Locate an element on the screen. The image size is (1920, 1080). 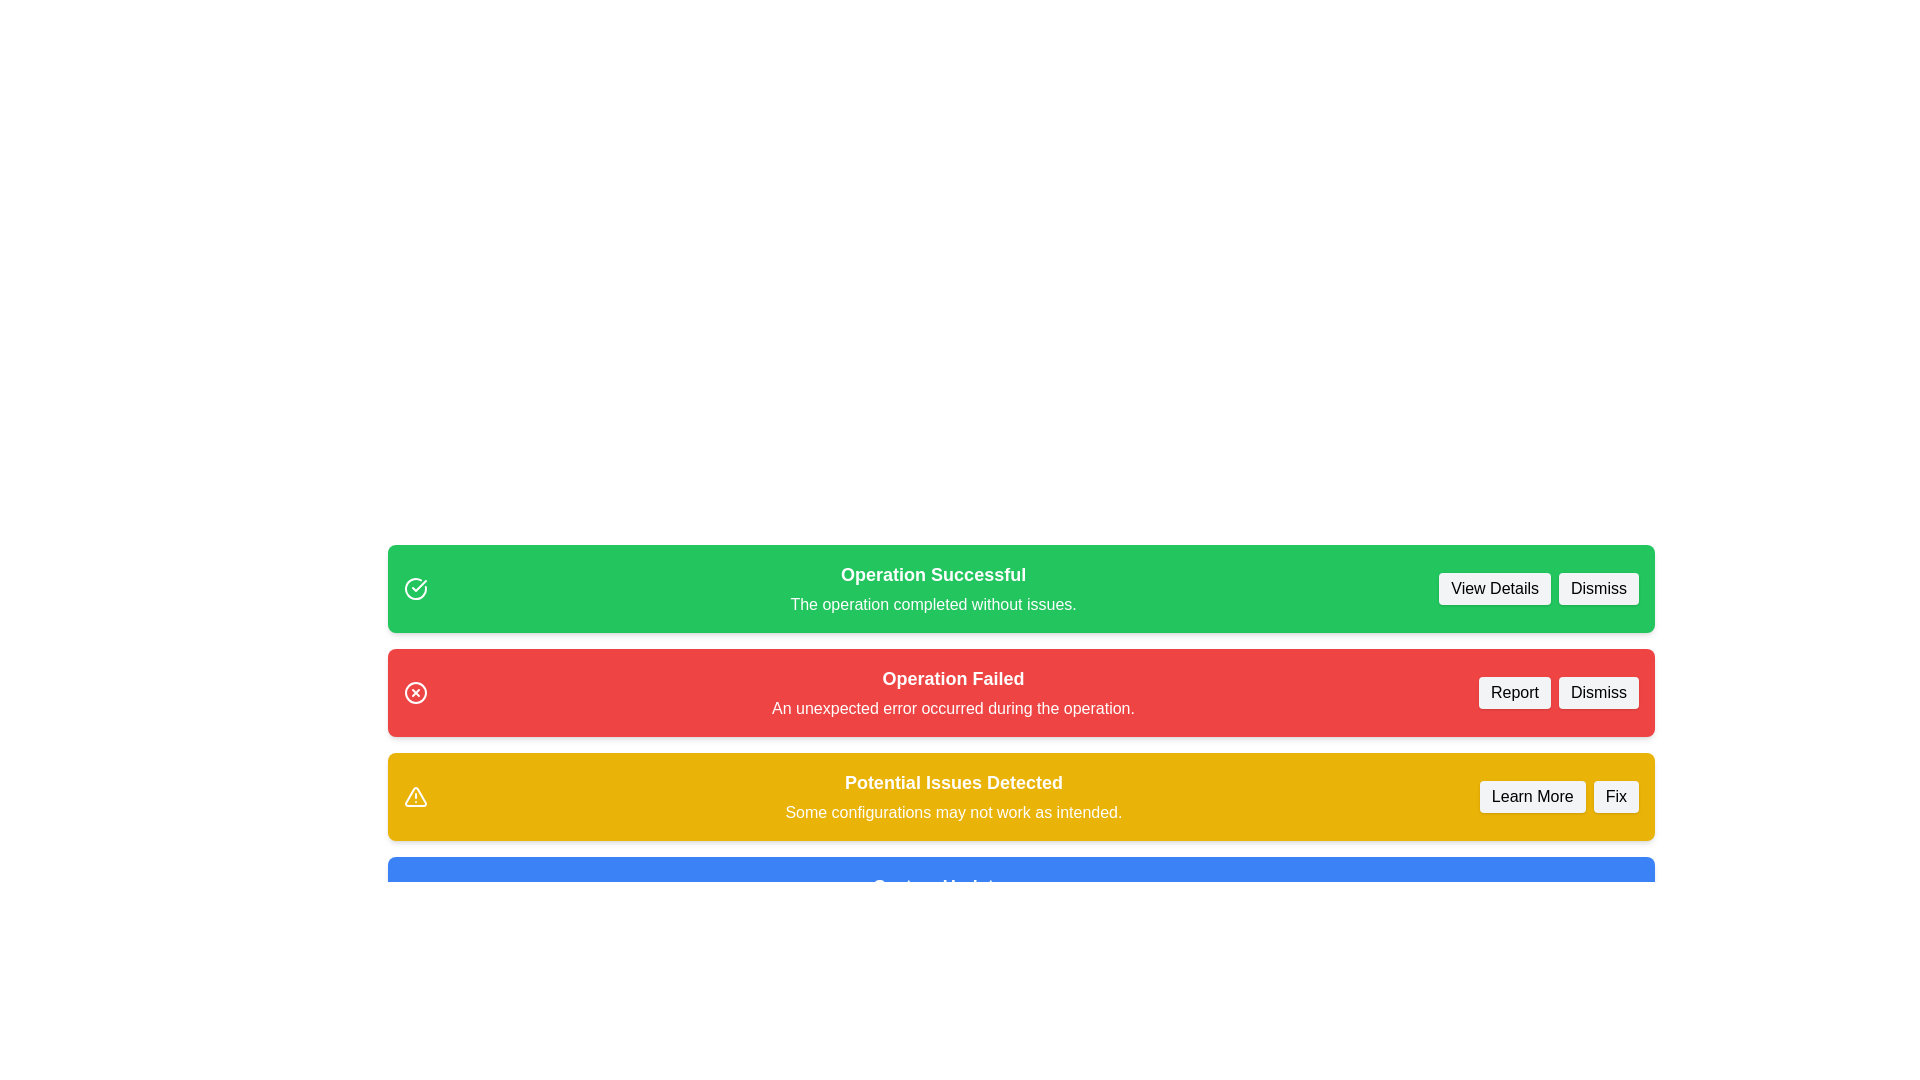
the 'Dismiss' button in the bottom right corner of the 'Operation Failed' notification card is located at coordinates (1558, 692).